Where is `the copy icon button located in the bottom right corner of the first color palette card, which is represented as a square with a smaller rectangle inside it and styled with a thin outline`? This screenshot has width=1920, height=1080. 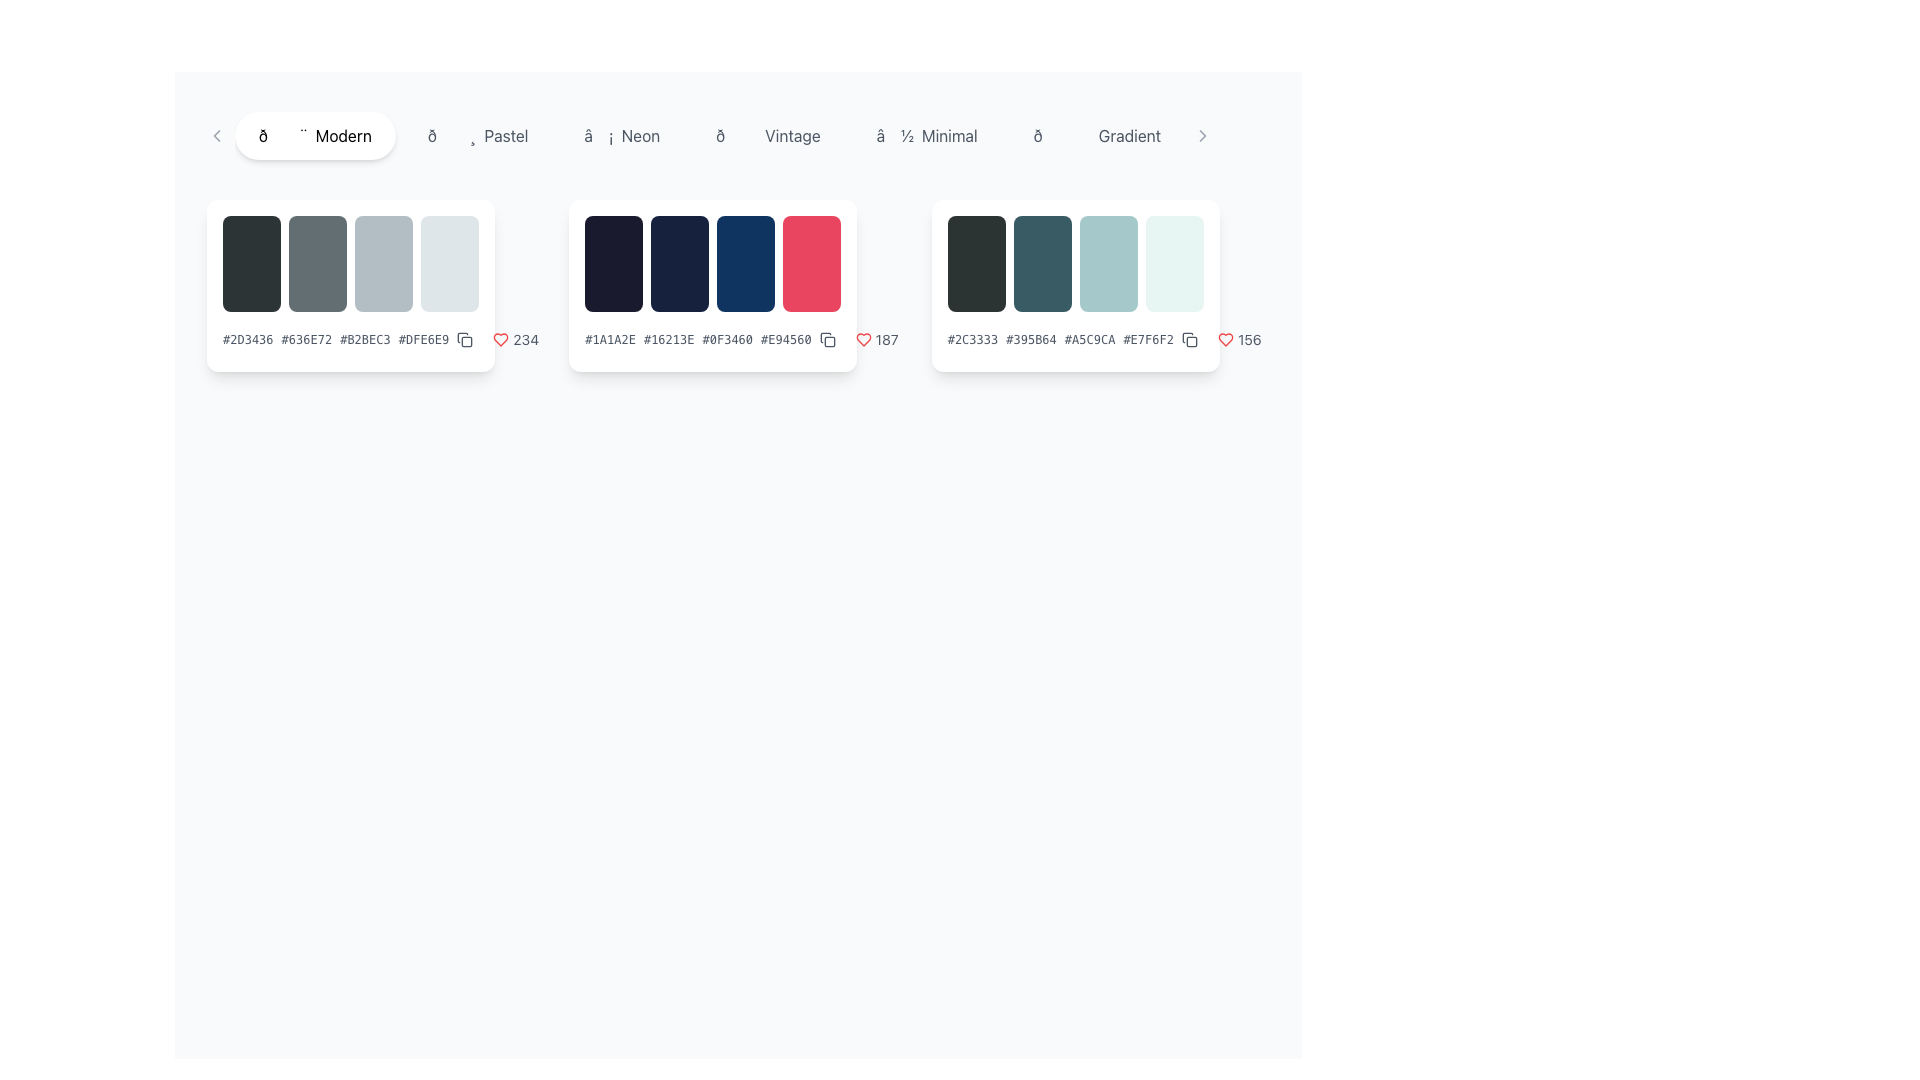 the copy icon button located in the bottom right corner of the first color palette card, which is represented as a square with a smaller rectangle inside it and styled with a thin outline is located at coordinates (464, 338).